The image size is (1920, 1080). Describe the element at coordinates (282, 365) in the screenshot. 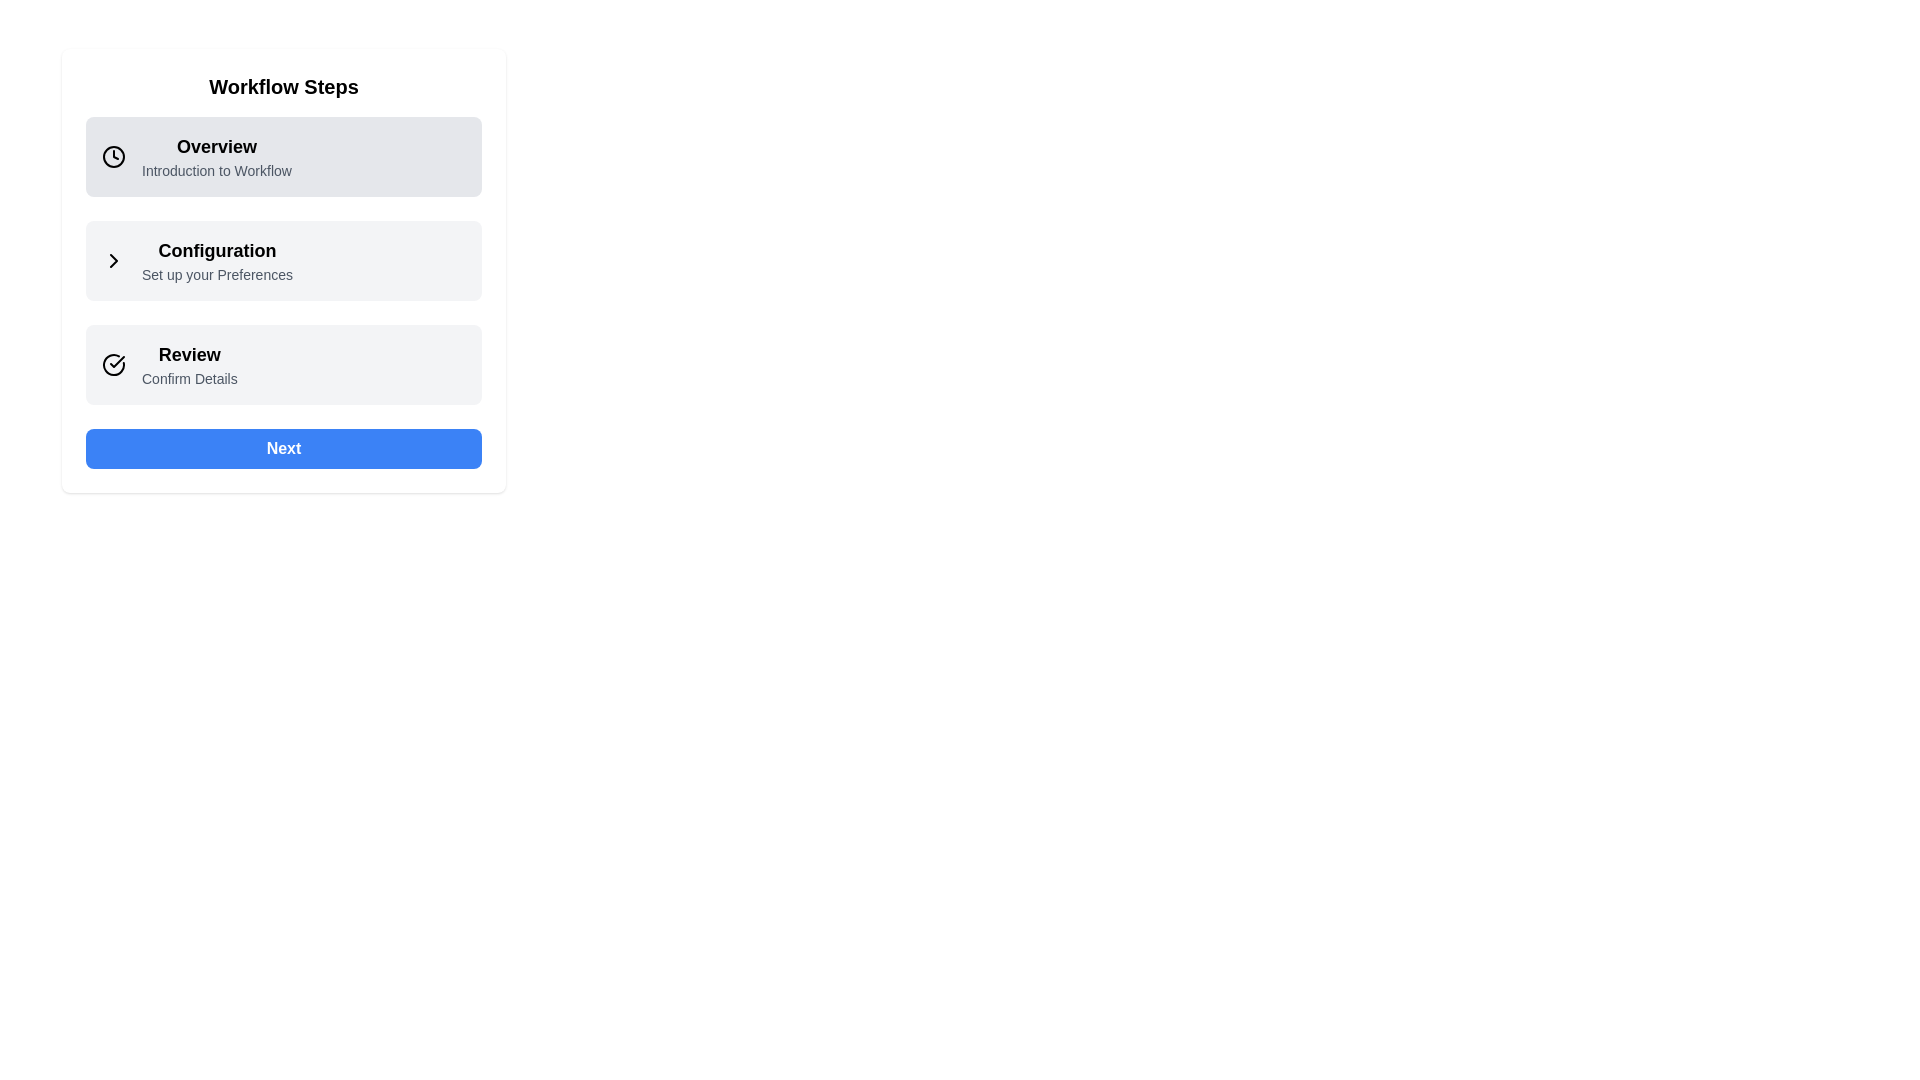

I see `the 'Review' step in the workflow interface, which is the third item in the vertical list of elements titled 'Workflow Steps', providing additional information 'Confirm Details'` at that location.